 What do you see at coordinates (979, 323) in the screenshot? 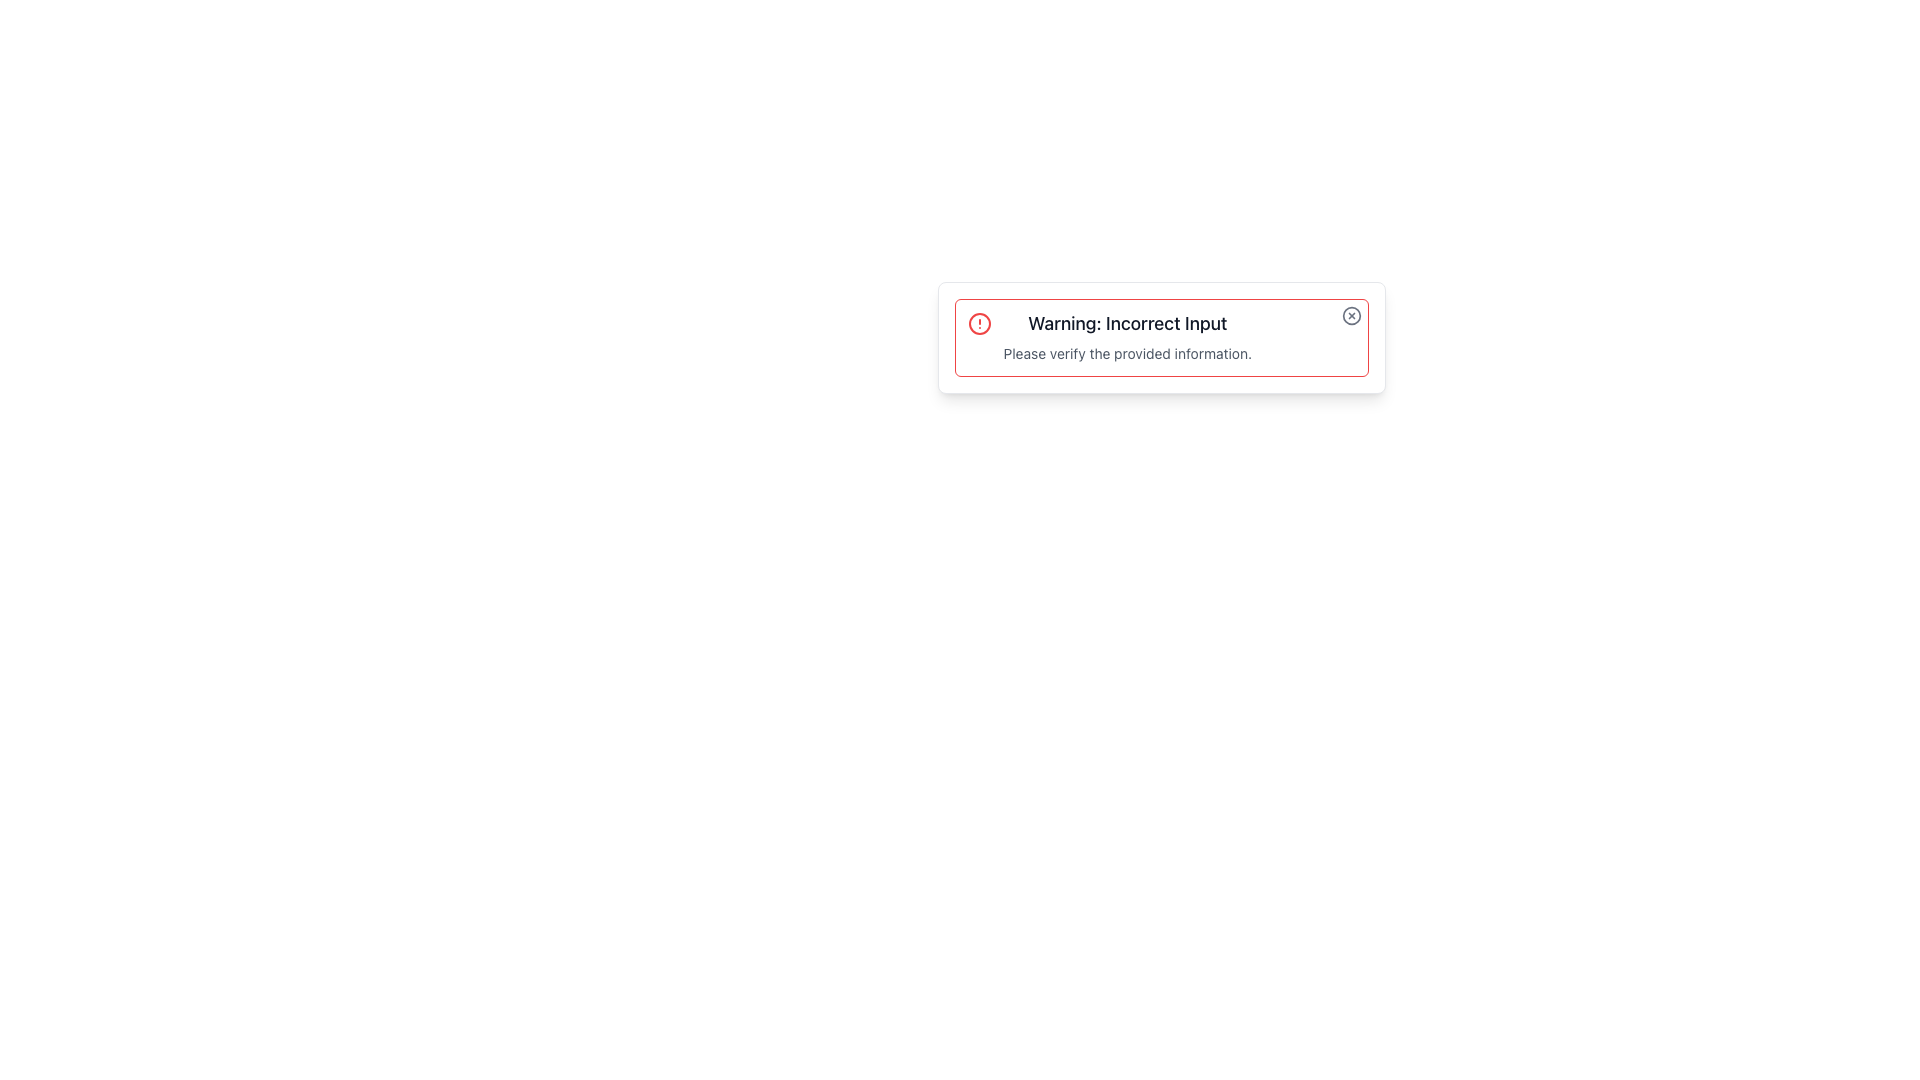
I see `the icon associated with the alert message, located within the alert box near the text ‘Warning: Incorrect Input.’` at bounding box center [979, 323].